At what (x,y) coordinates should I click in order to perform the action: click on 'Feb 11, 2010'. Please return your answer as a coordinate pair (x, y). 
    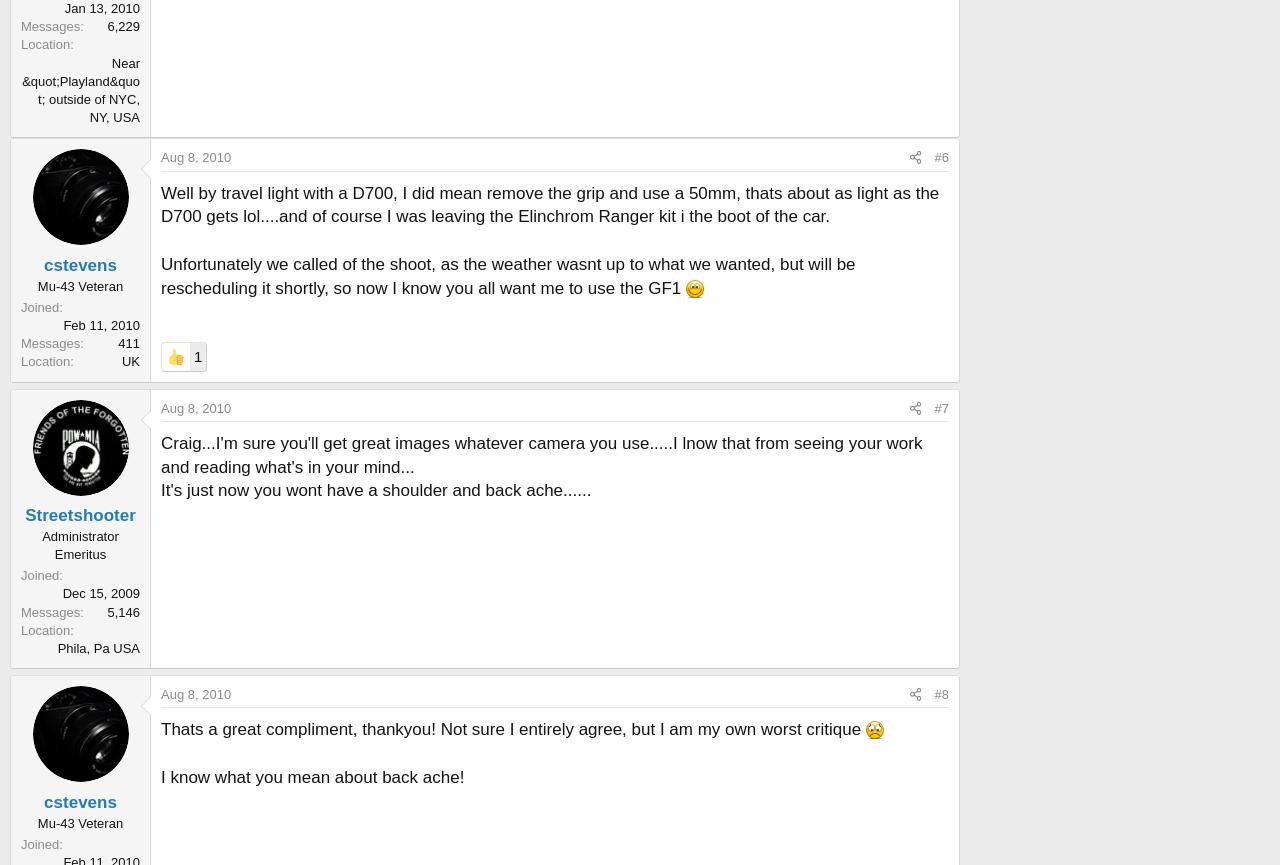
    Looking at the image, I should click on (100, 325).